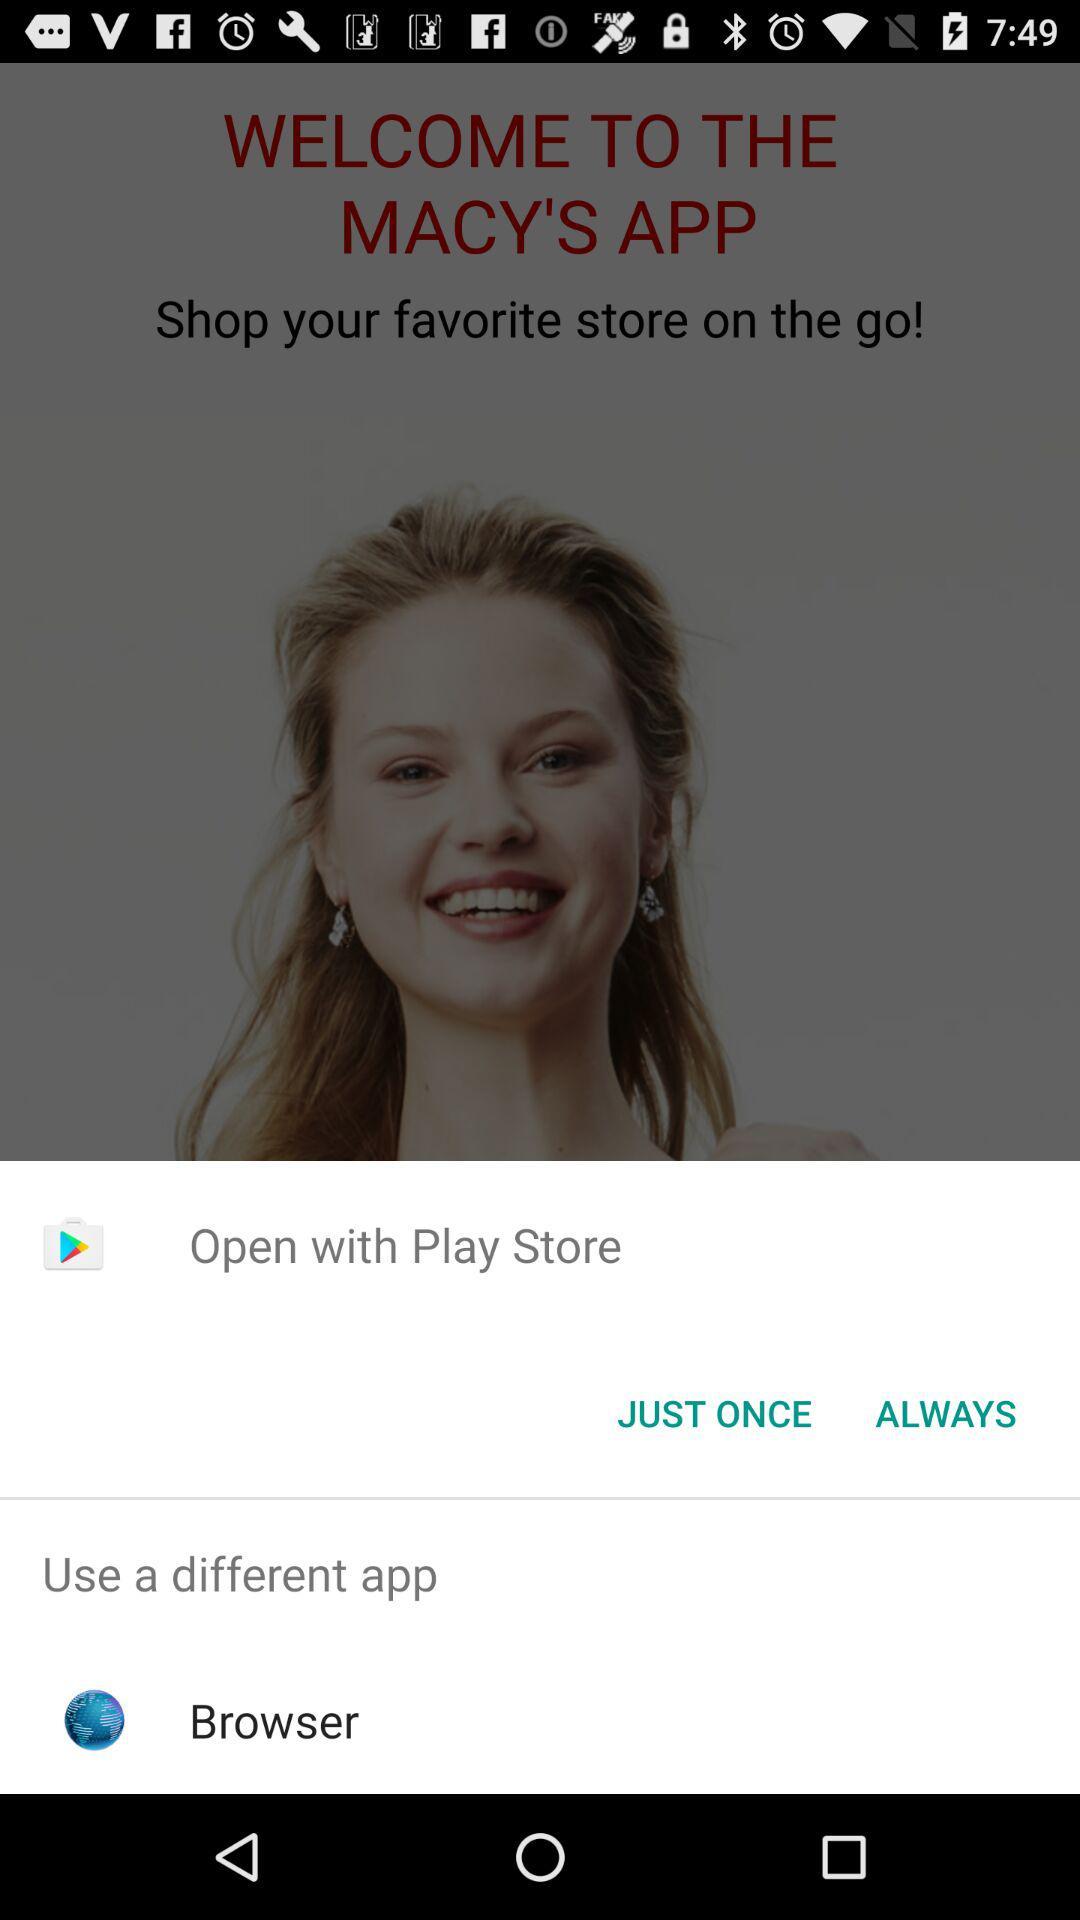 Image resolution: width=1080 pixels, height=1920 pixels. What do you see at coordinates (713, 1411) in the screenshot?
I see `the icon below the open with play icon` at bounding box center [713, 1411].